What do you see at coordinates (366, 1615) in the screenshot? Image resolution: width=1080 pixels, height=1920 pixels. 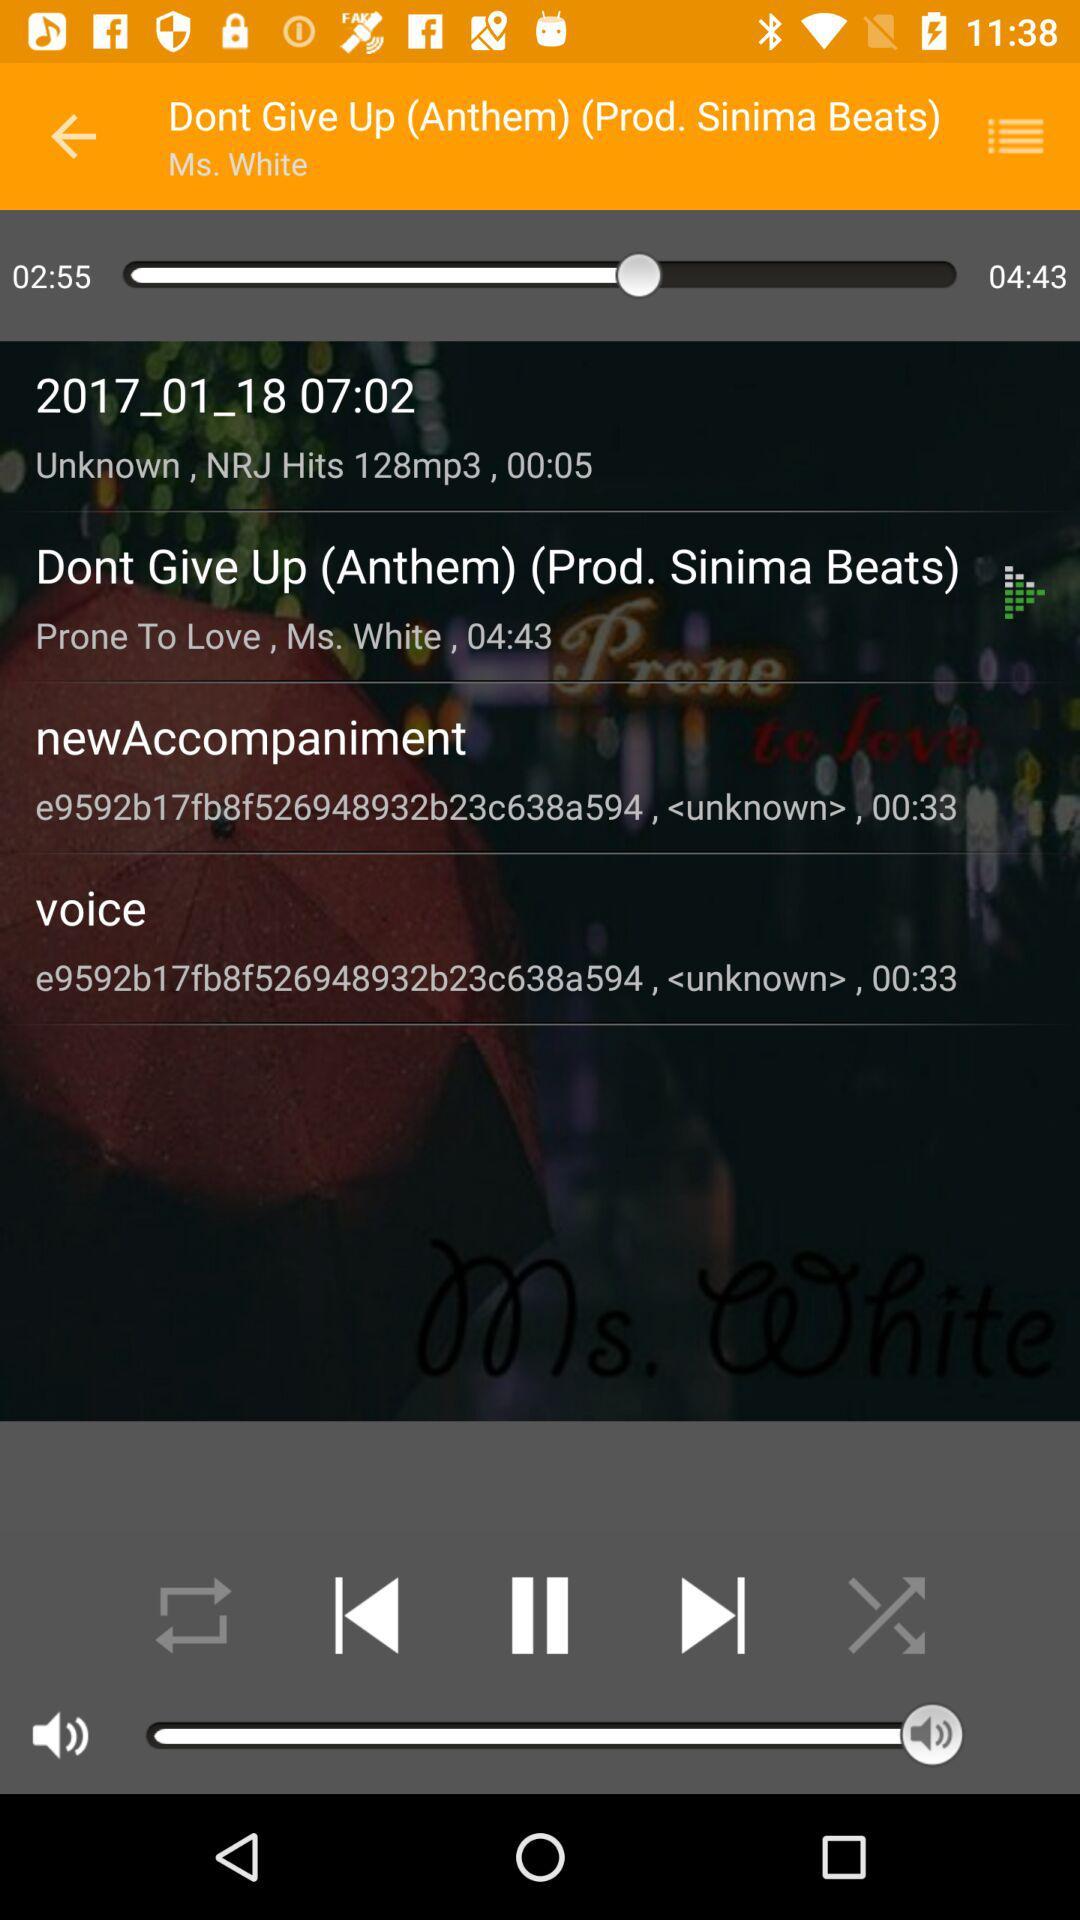 I see `last song` at bounding box center [366, 1615].